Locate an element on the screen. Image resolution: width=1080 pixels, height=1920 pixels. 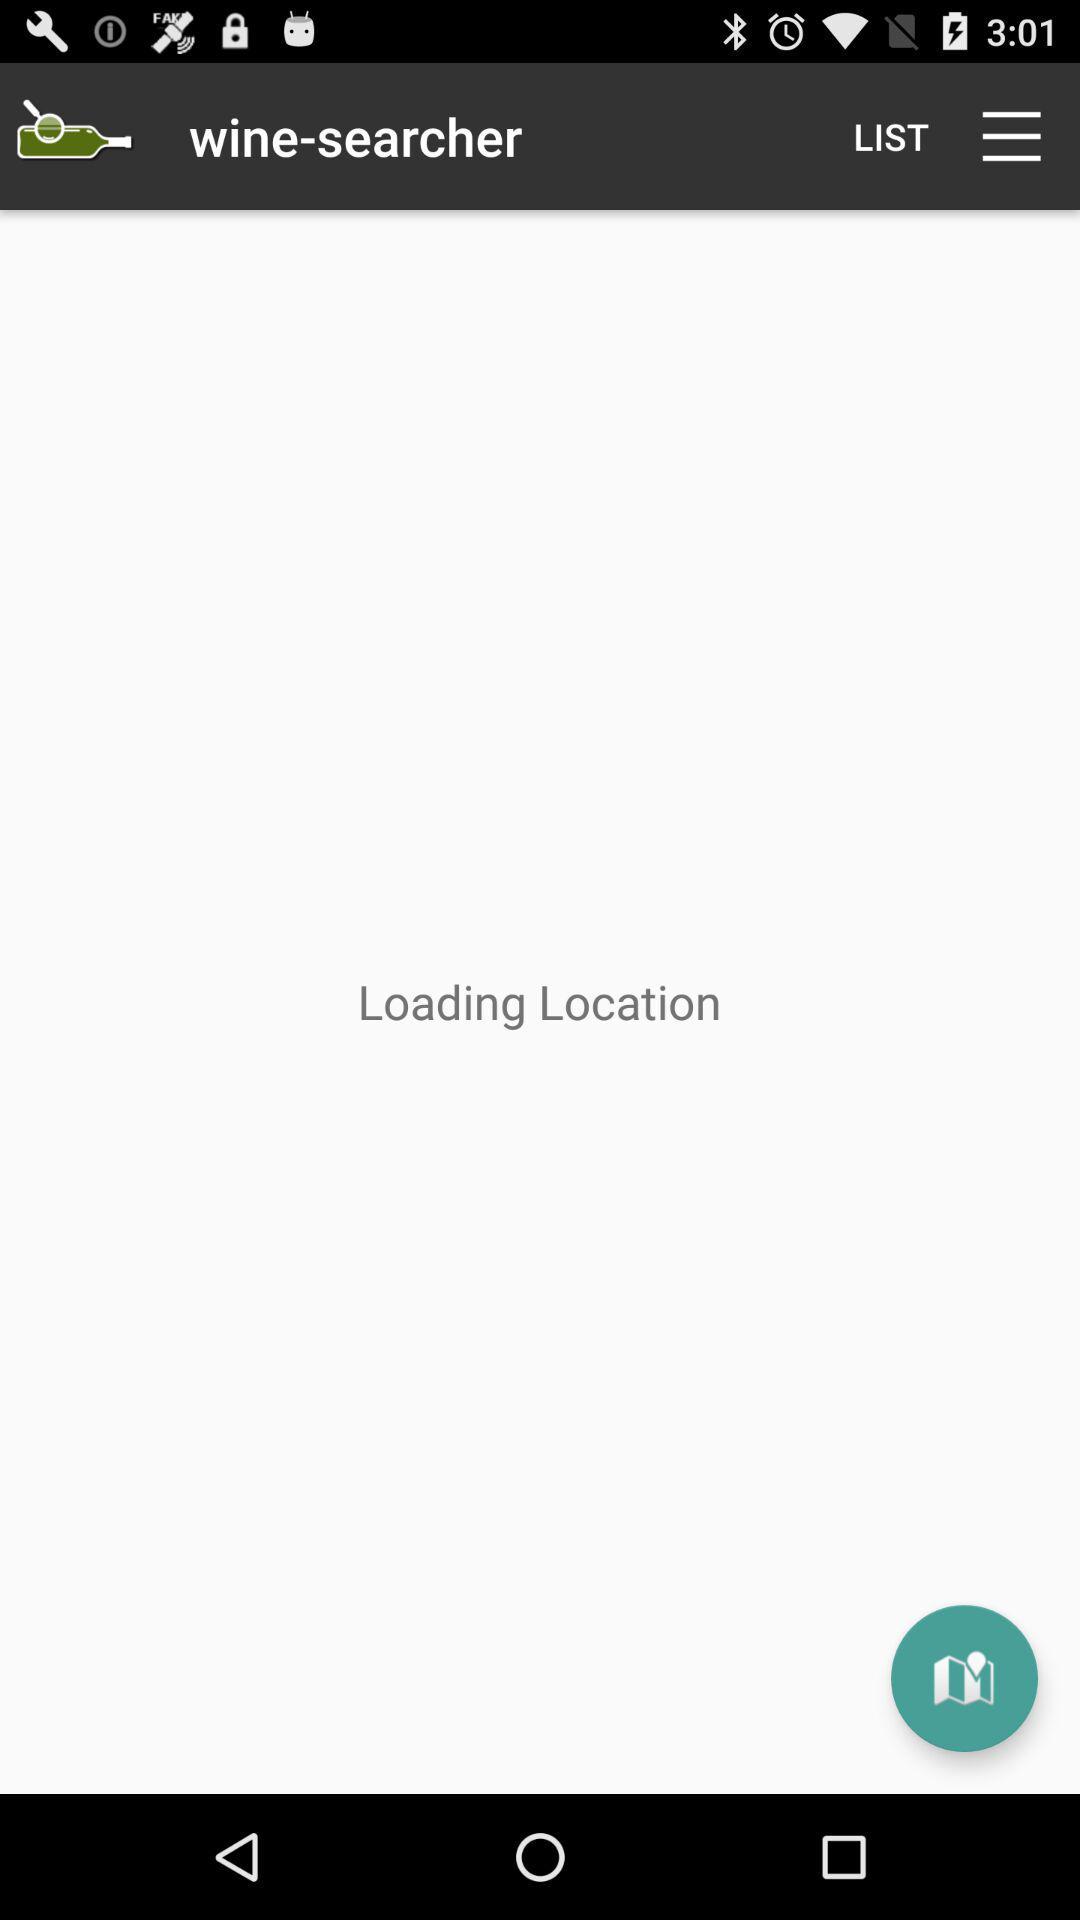
the icon next to the wine-searcher item is located at coordinates (72, 135).